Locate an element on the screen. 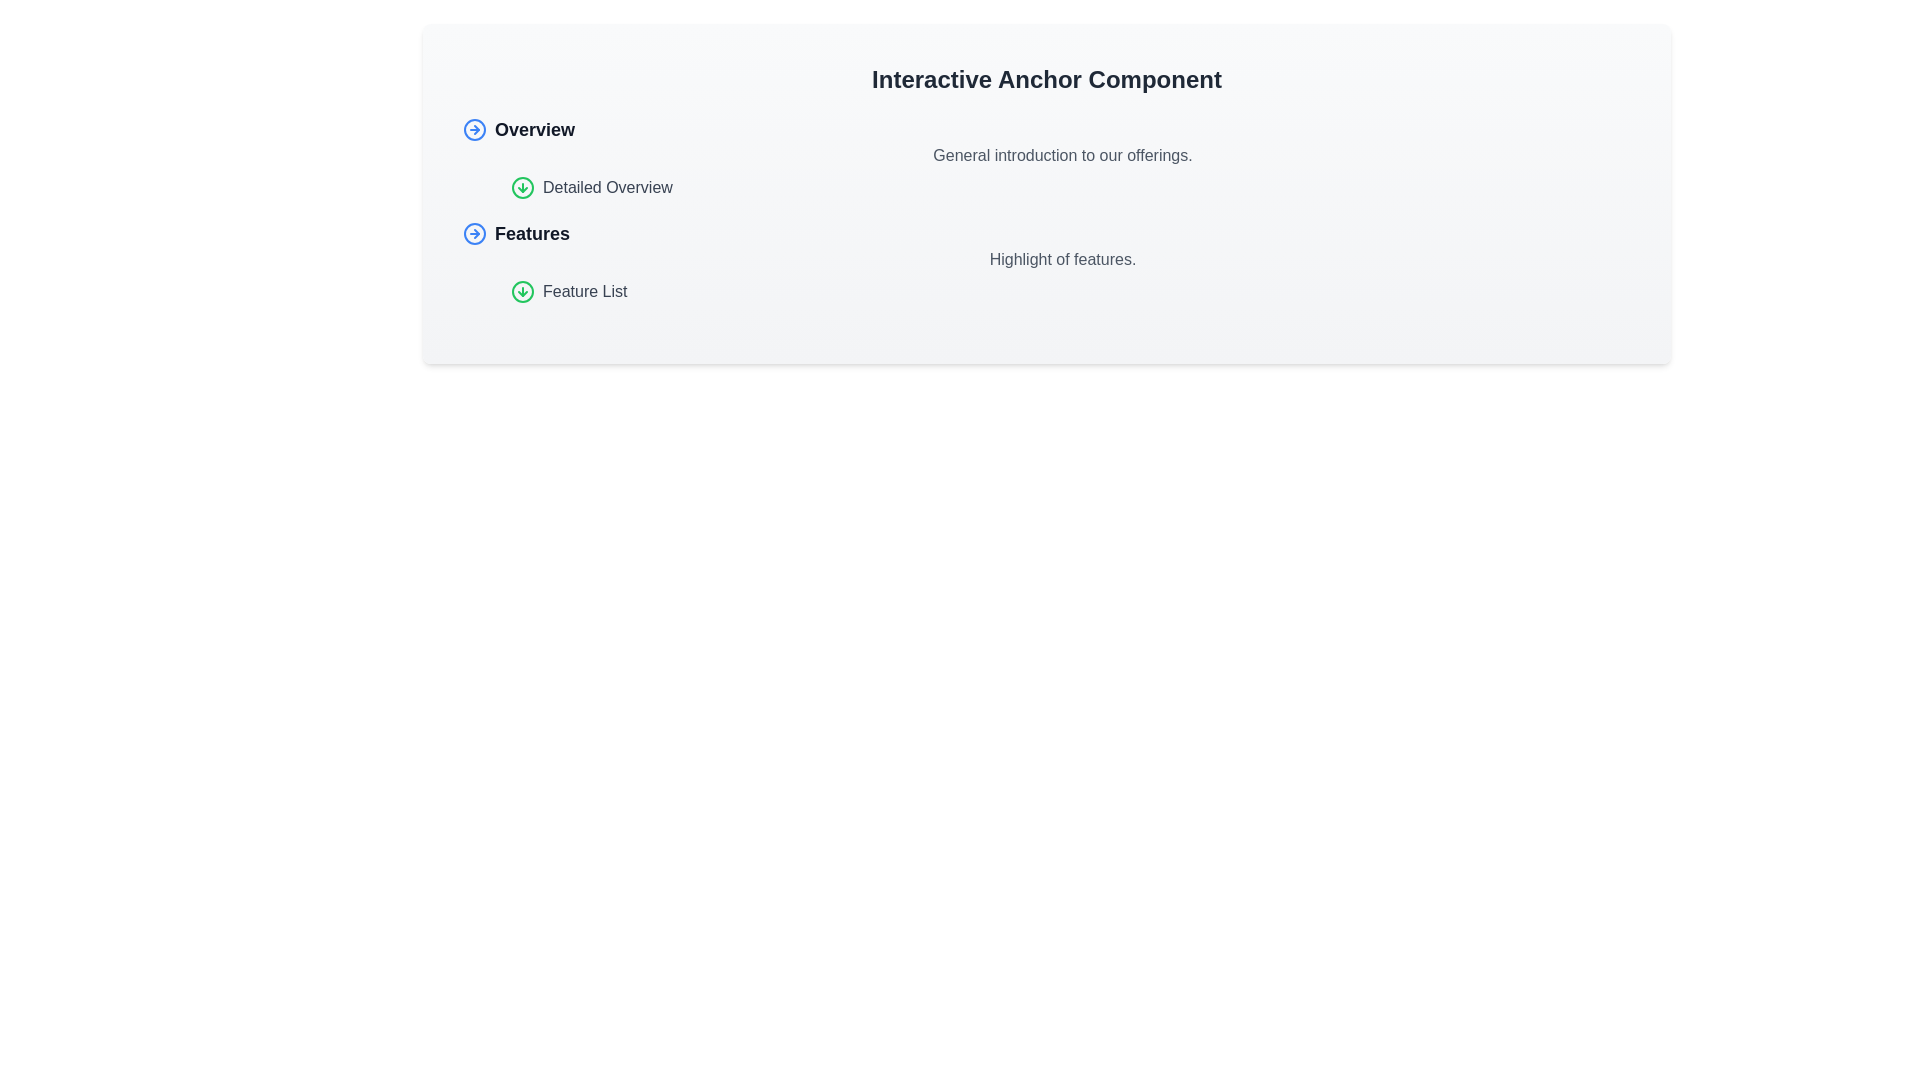  the 'Features' section header is located at coordinates (1045, 261).